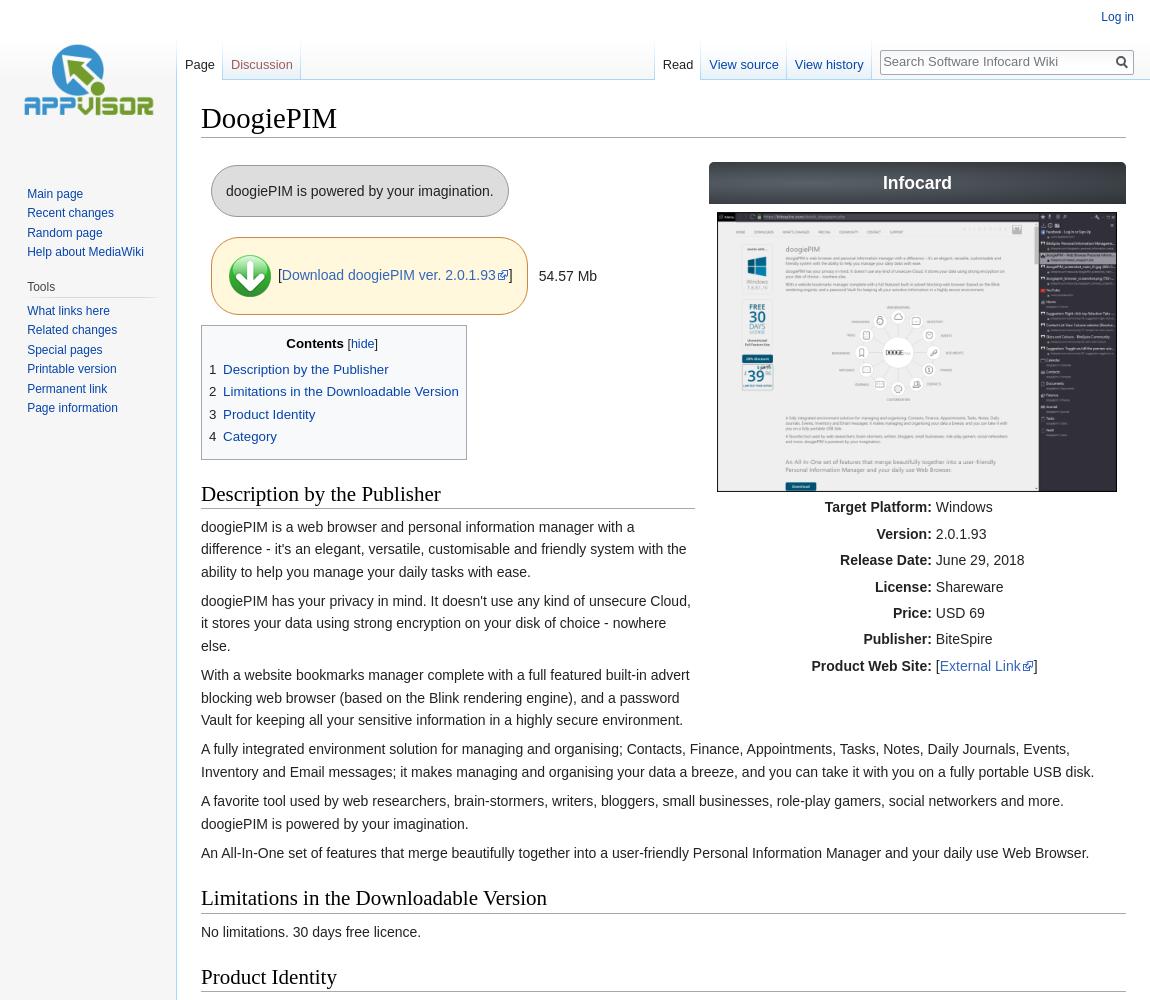 This screenshot has width=1150, height=1000. Describe the element at coordinates (211, 436) in the screenshot. I see `'4'` at that location.